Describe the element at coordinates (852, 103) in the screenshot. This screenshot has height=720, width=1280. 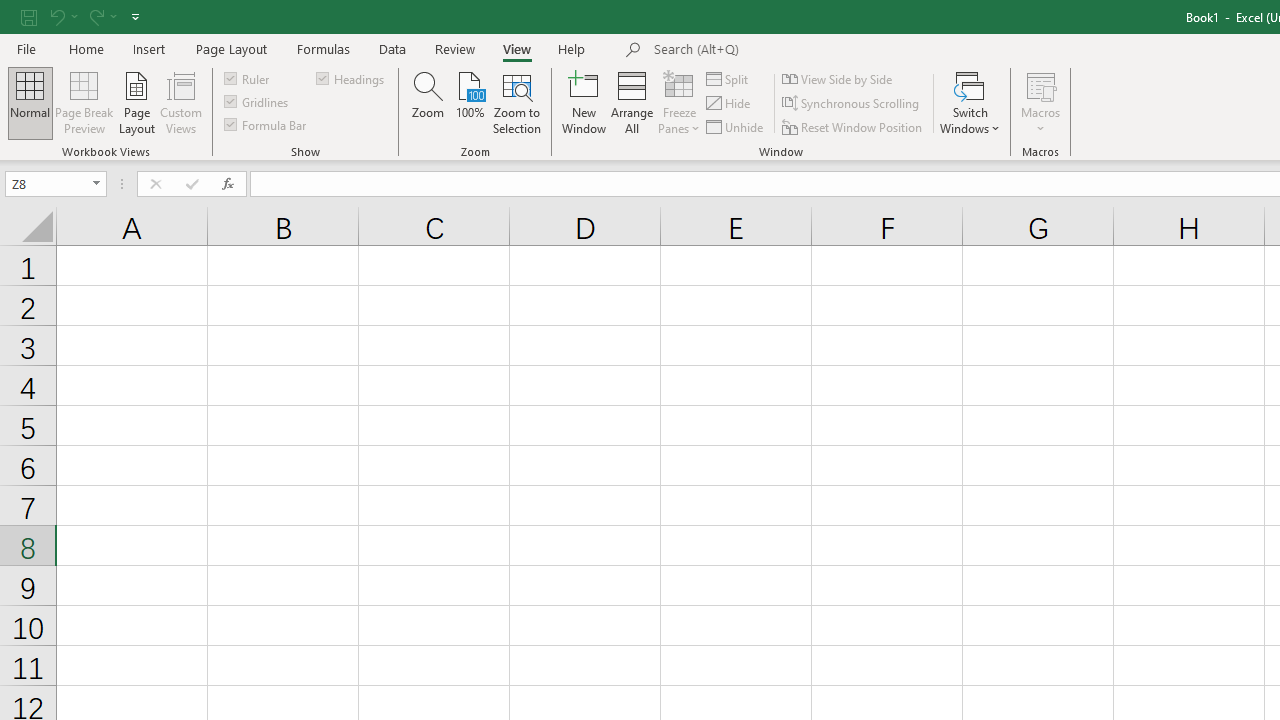
I see `'Synchronous Scrolling'` at that location.